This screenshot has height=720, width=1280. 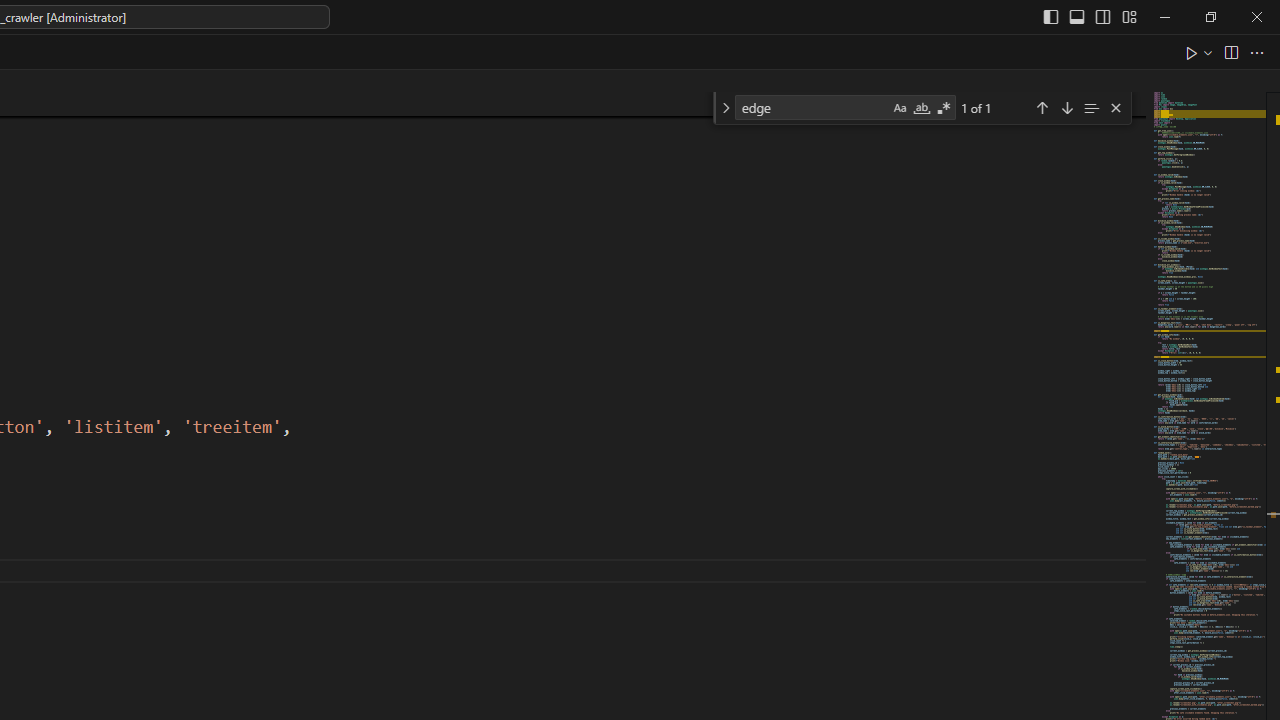 What do you see at coordinates (1255, 51) in the screenshot?
I see `'More Actions...'` at bounding box center [1255, 51].